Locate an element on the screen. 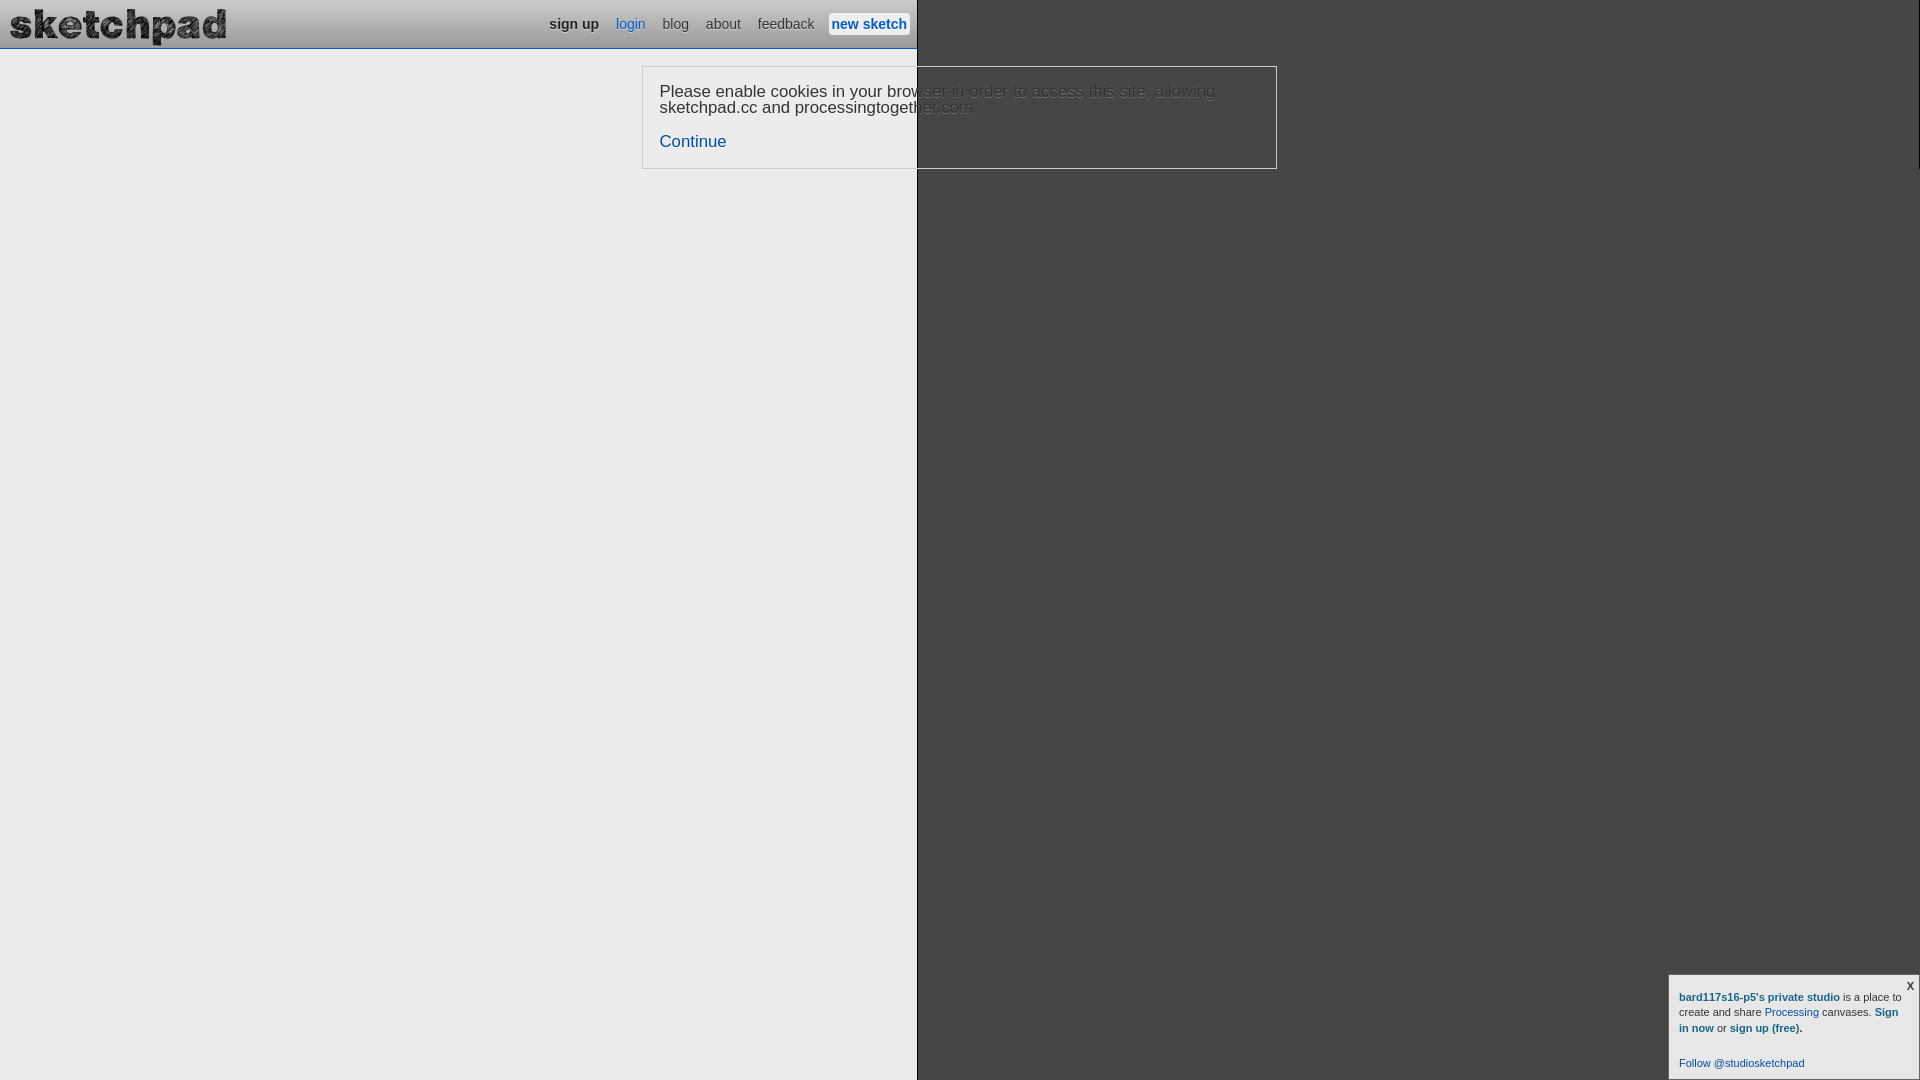  'feedback' is located at coordinates (785, 23).